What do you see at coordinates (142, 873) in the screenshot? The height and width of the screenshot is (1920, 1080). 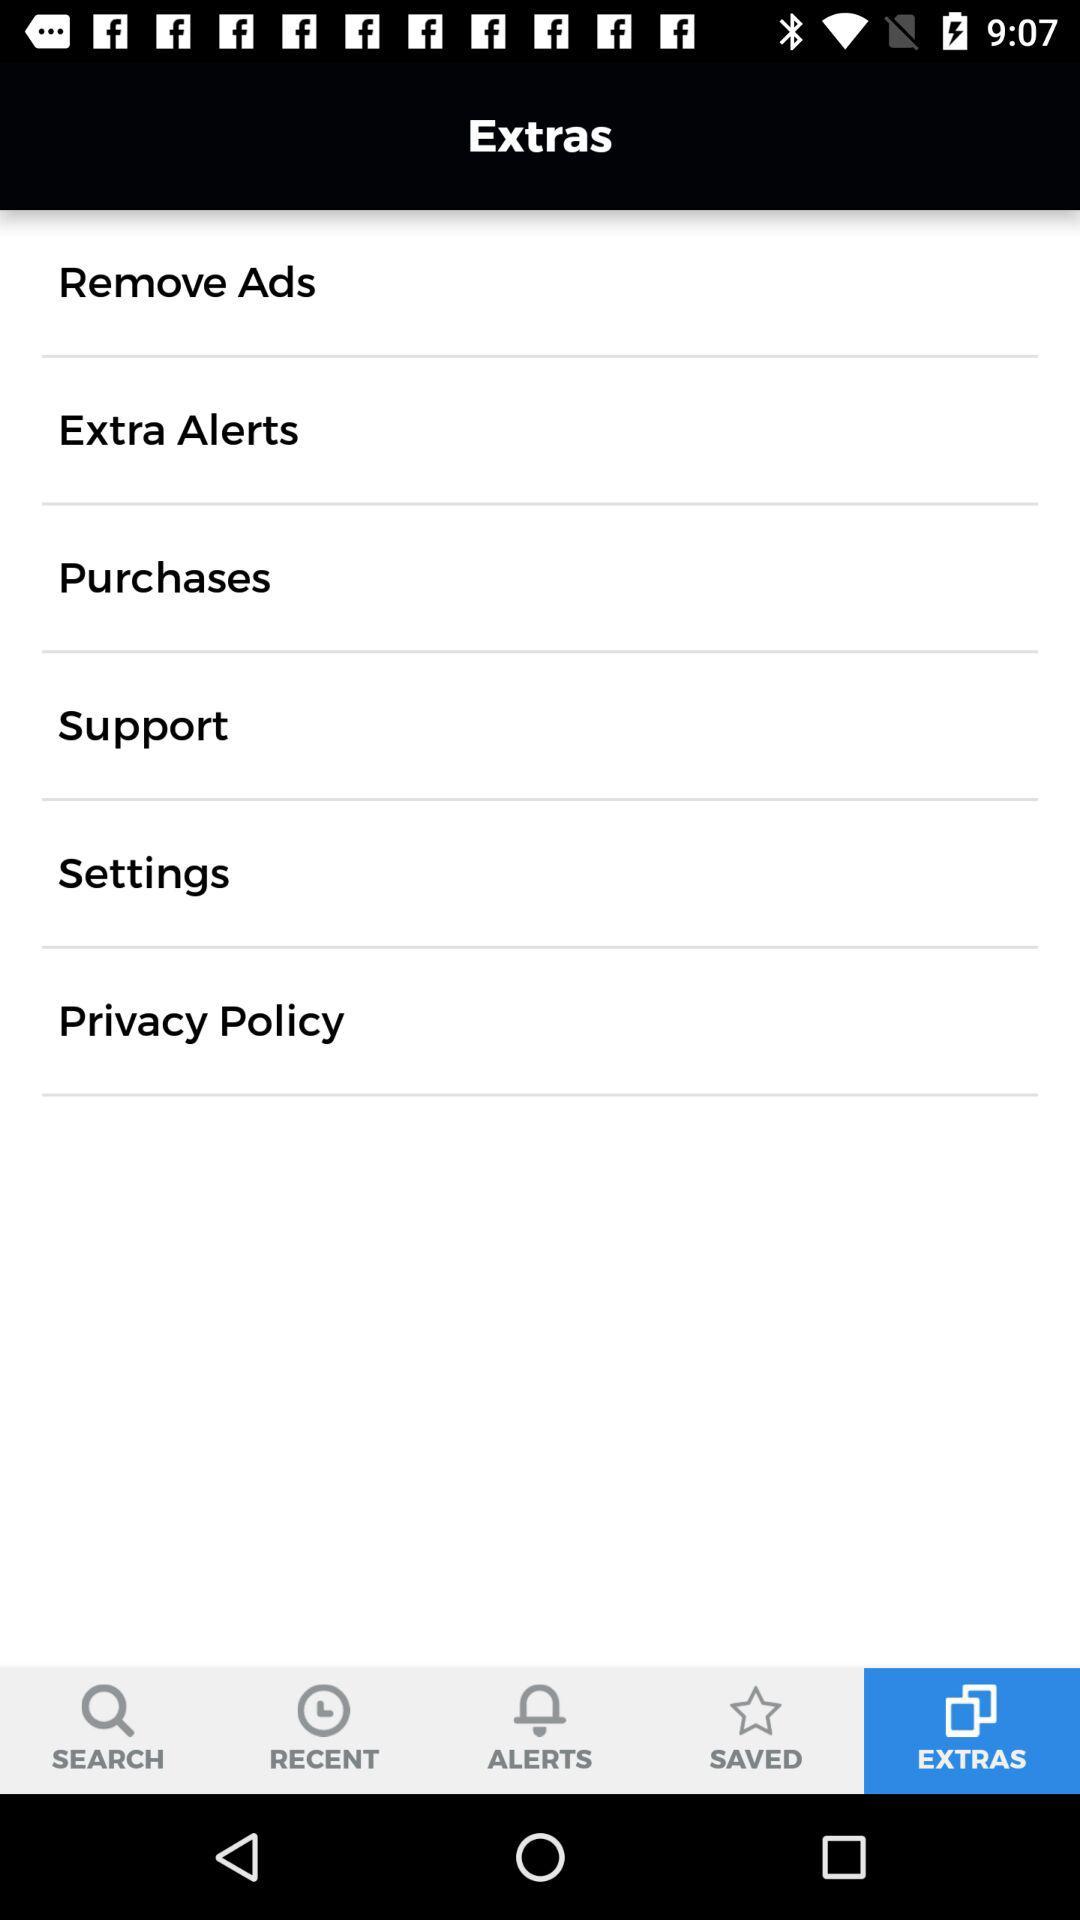 I see `the item above privacy policy item` at bounding box center [142, 873].